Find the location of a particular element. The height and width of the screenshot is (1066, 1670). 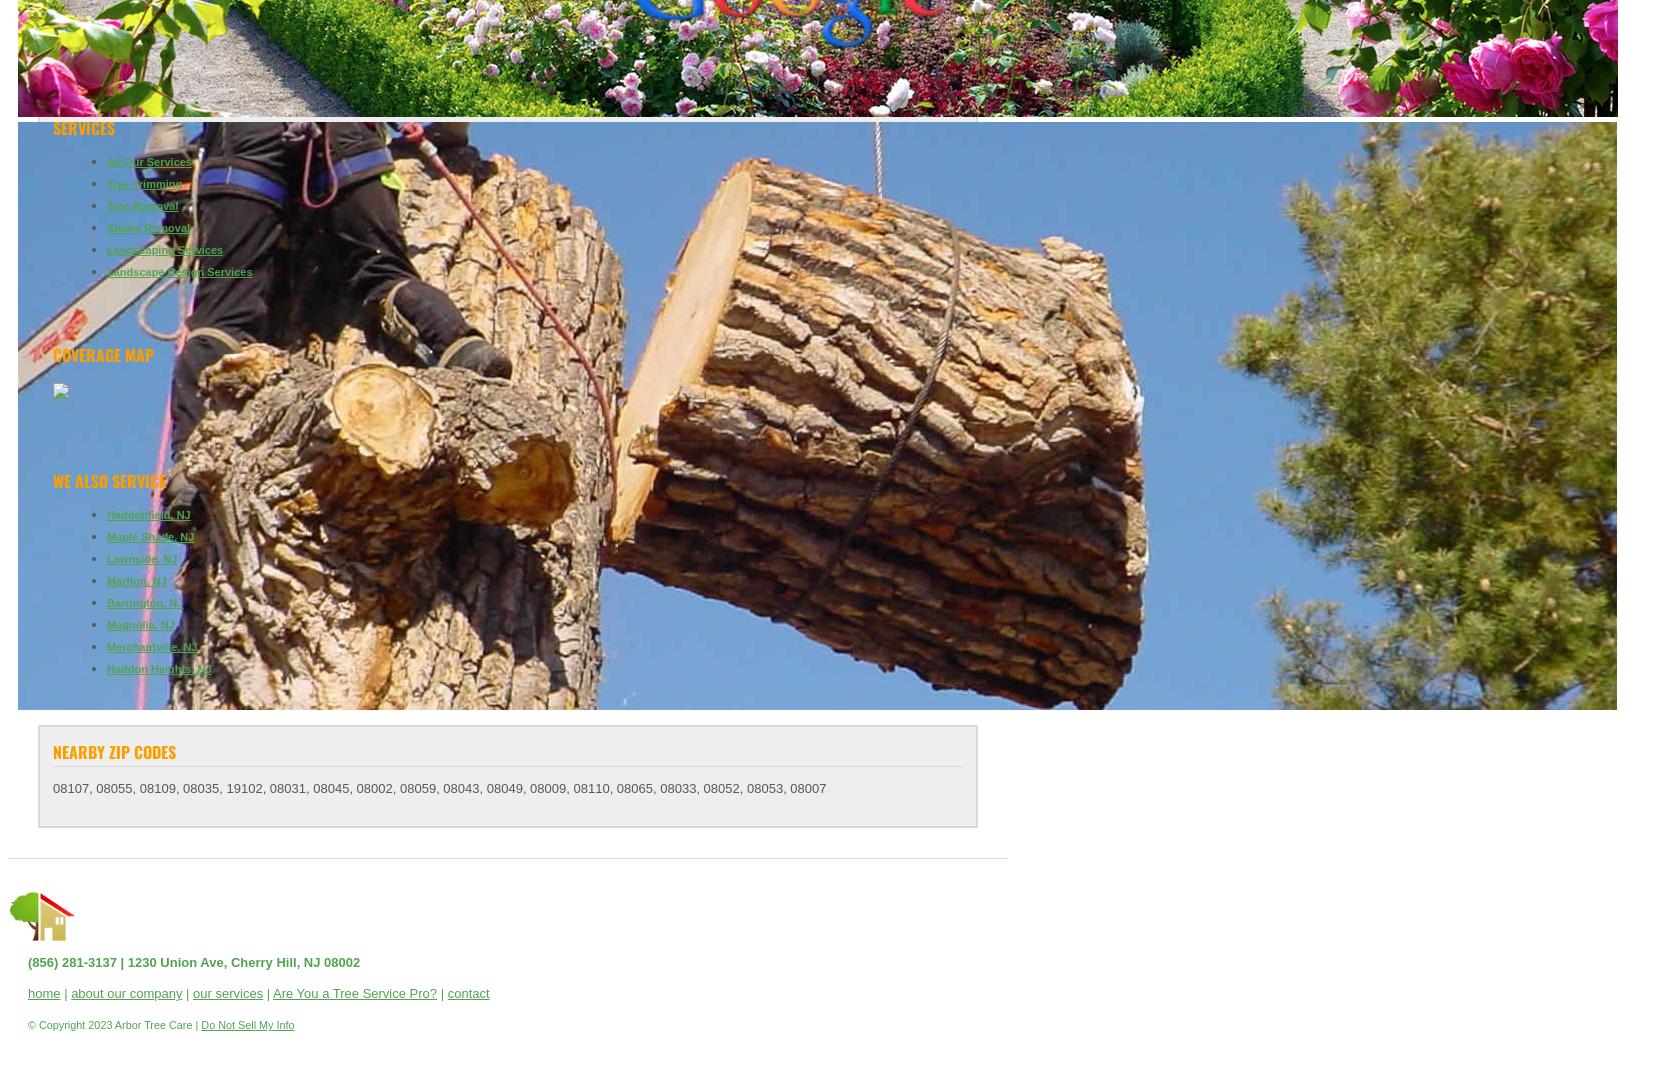

'our services' is located at coordinates (193, 993).